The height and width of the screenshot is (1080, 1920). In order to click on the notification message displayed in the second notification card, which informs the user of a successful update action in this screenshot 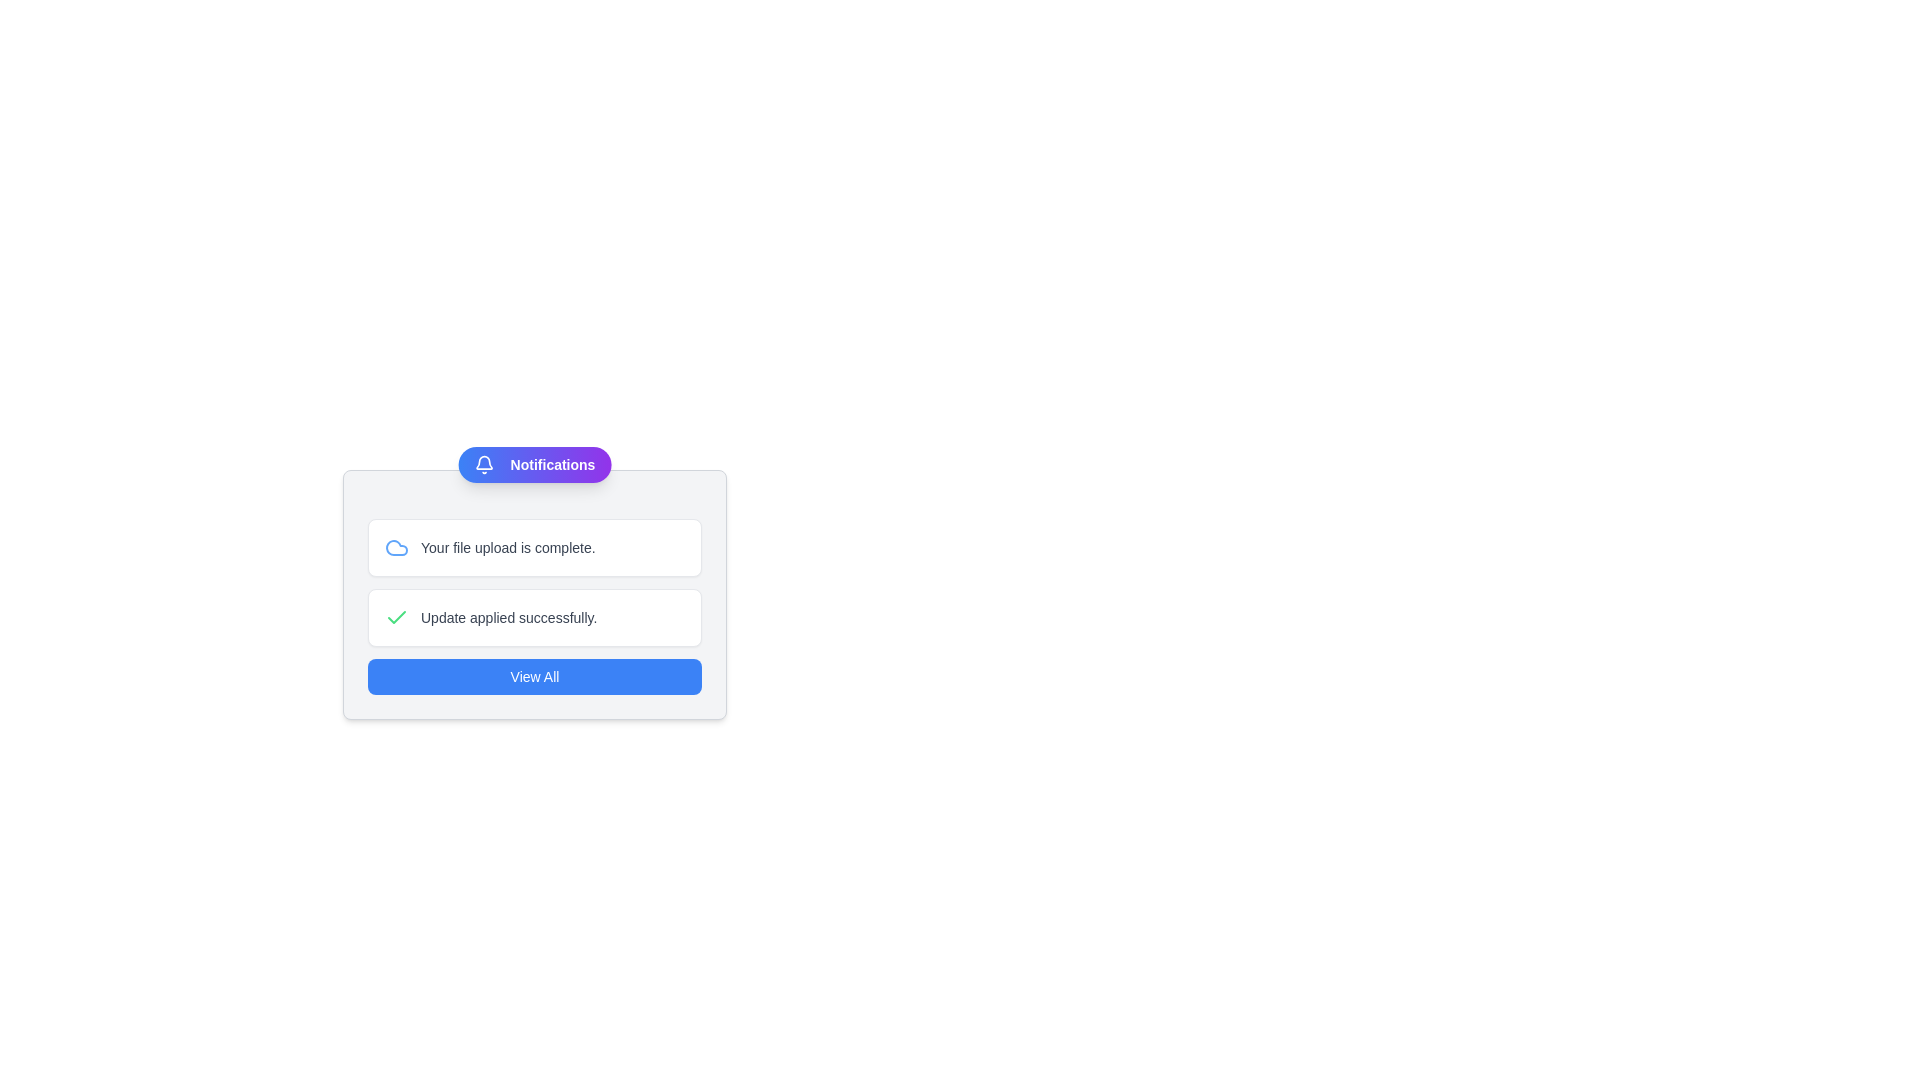, I will do `click(534, 616)`.